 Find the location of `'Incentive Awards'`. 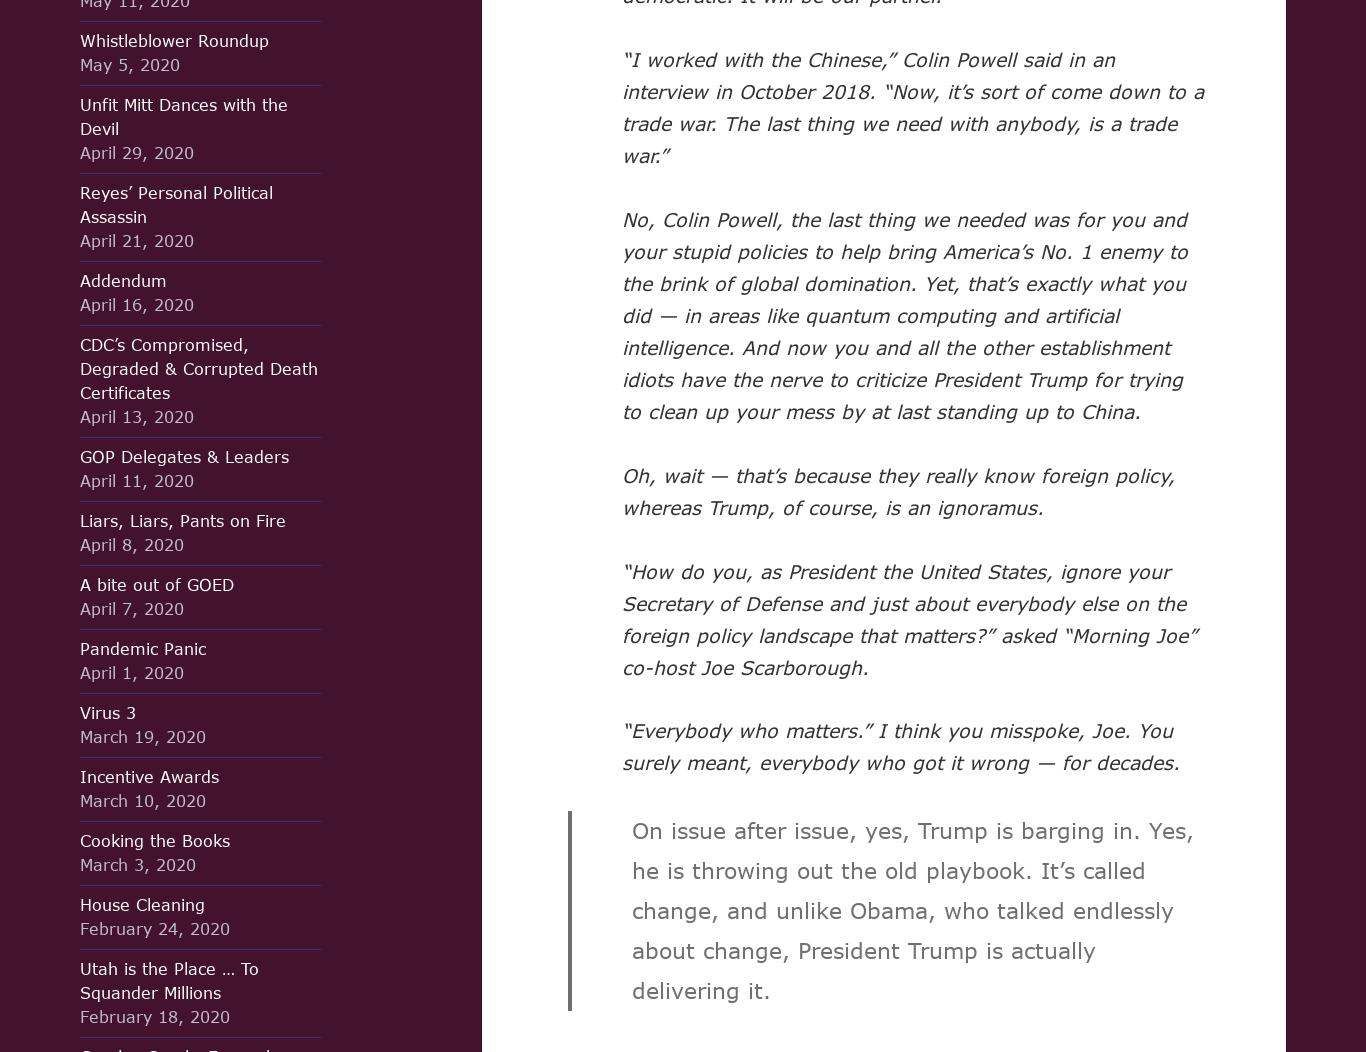

'Incentive Awards' is located at coordinates (148, 775).